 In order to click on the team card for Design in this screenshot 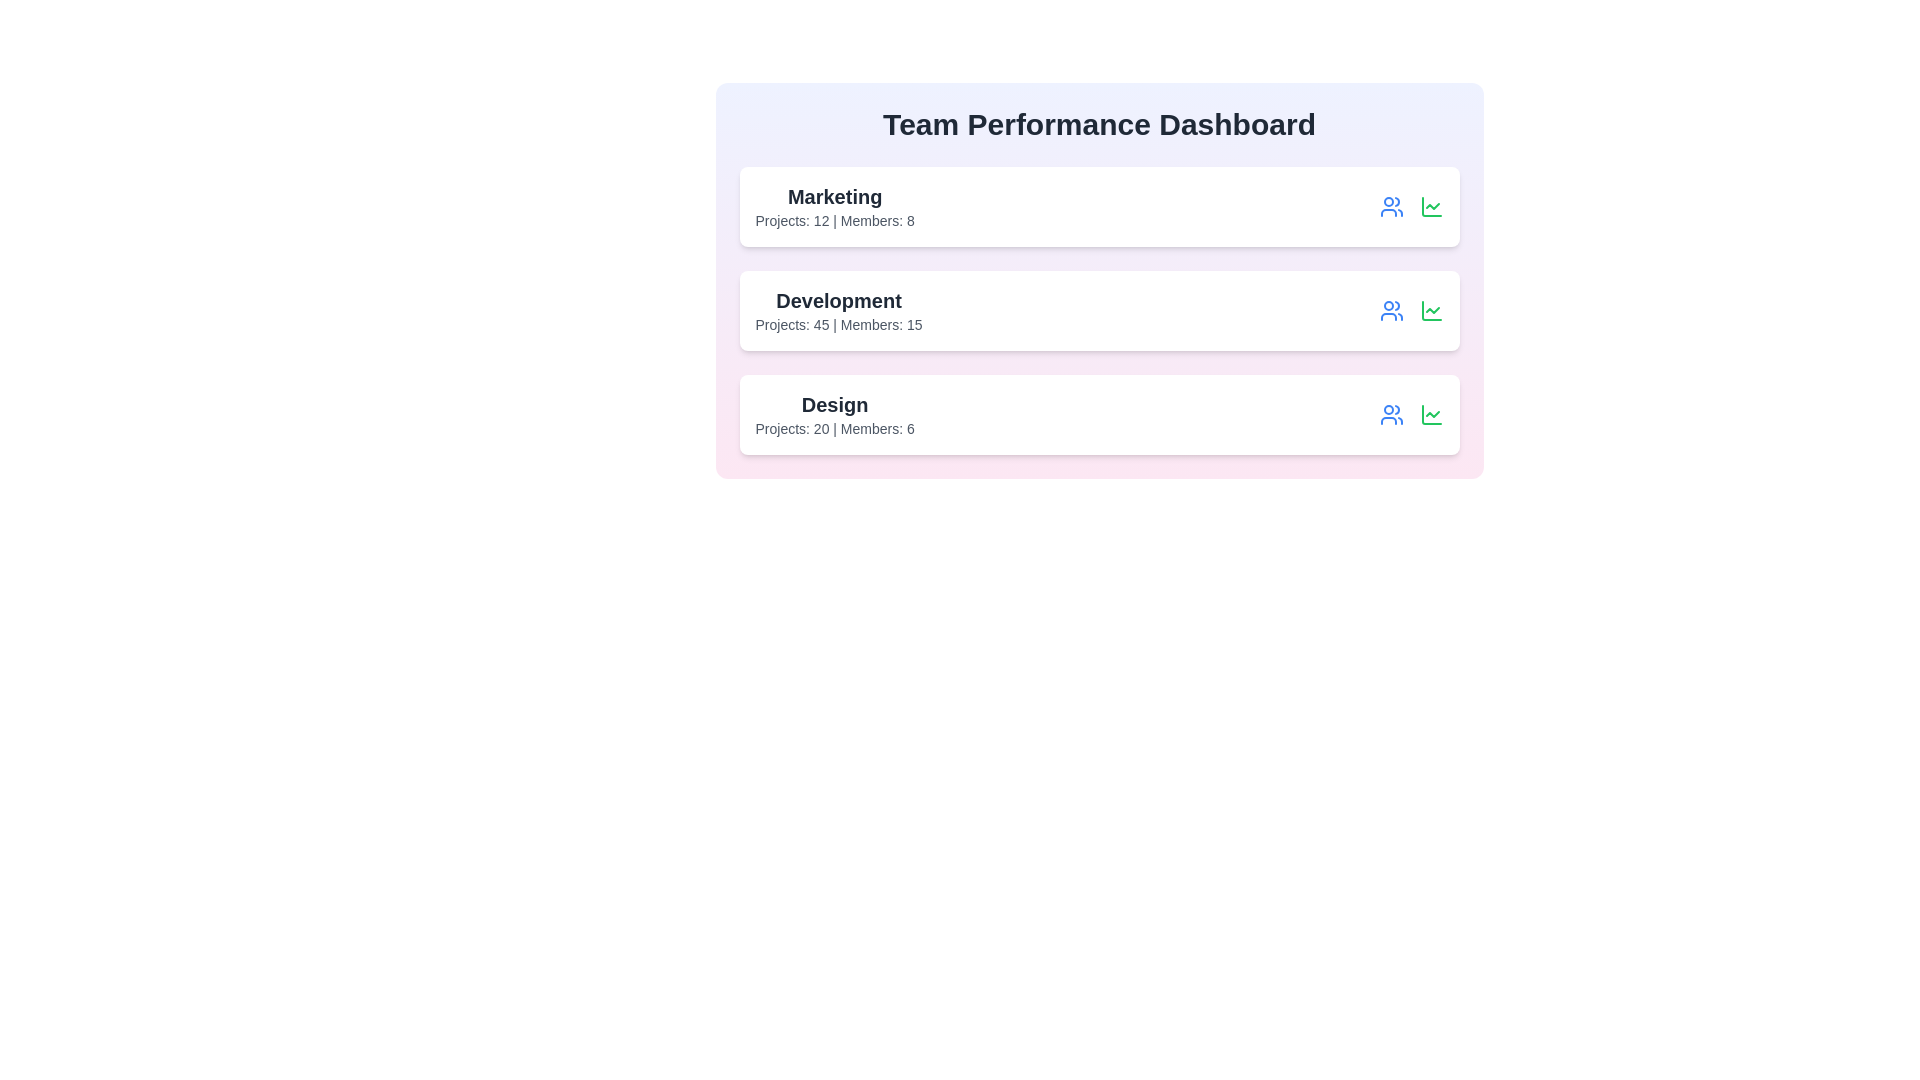, I will do `click(1098, 414)`.